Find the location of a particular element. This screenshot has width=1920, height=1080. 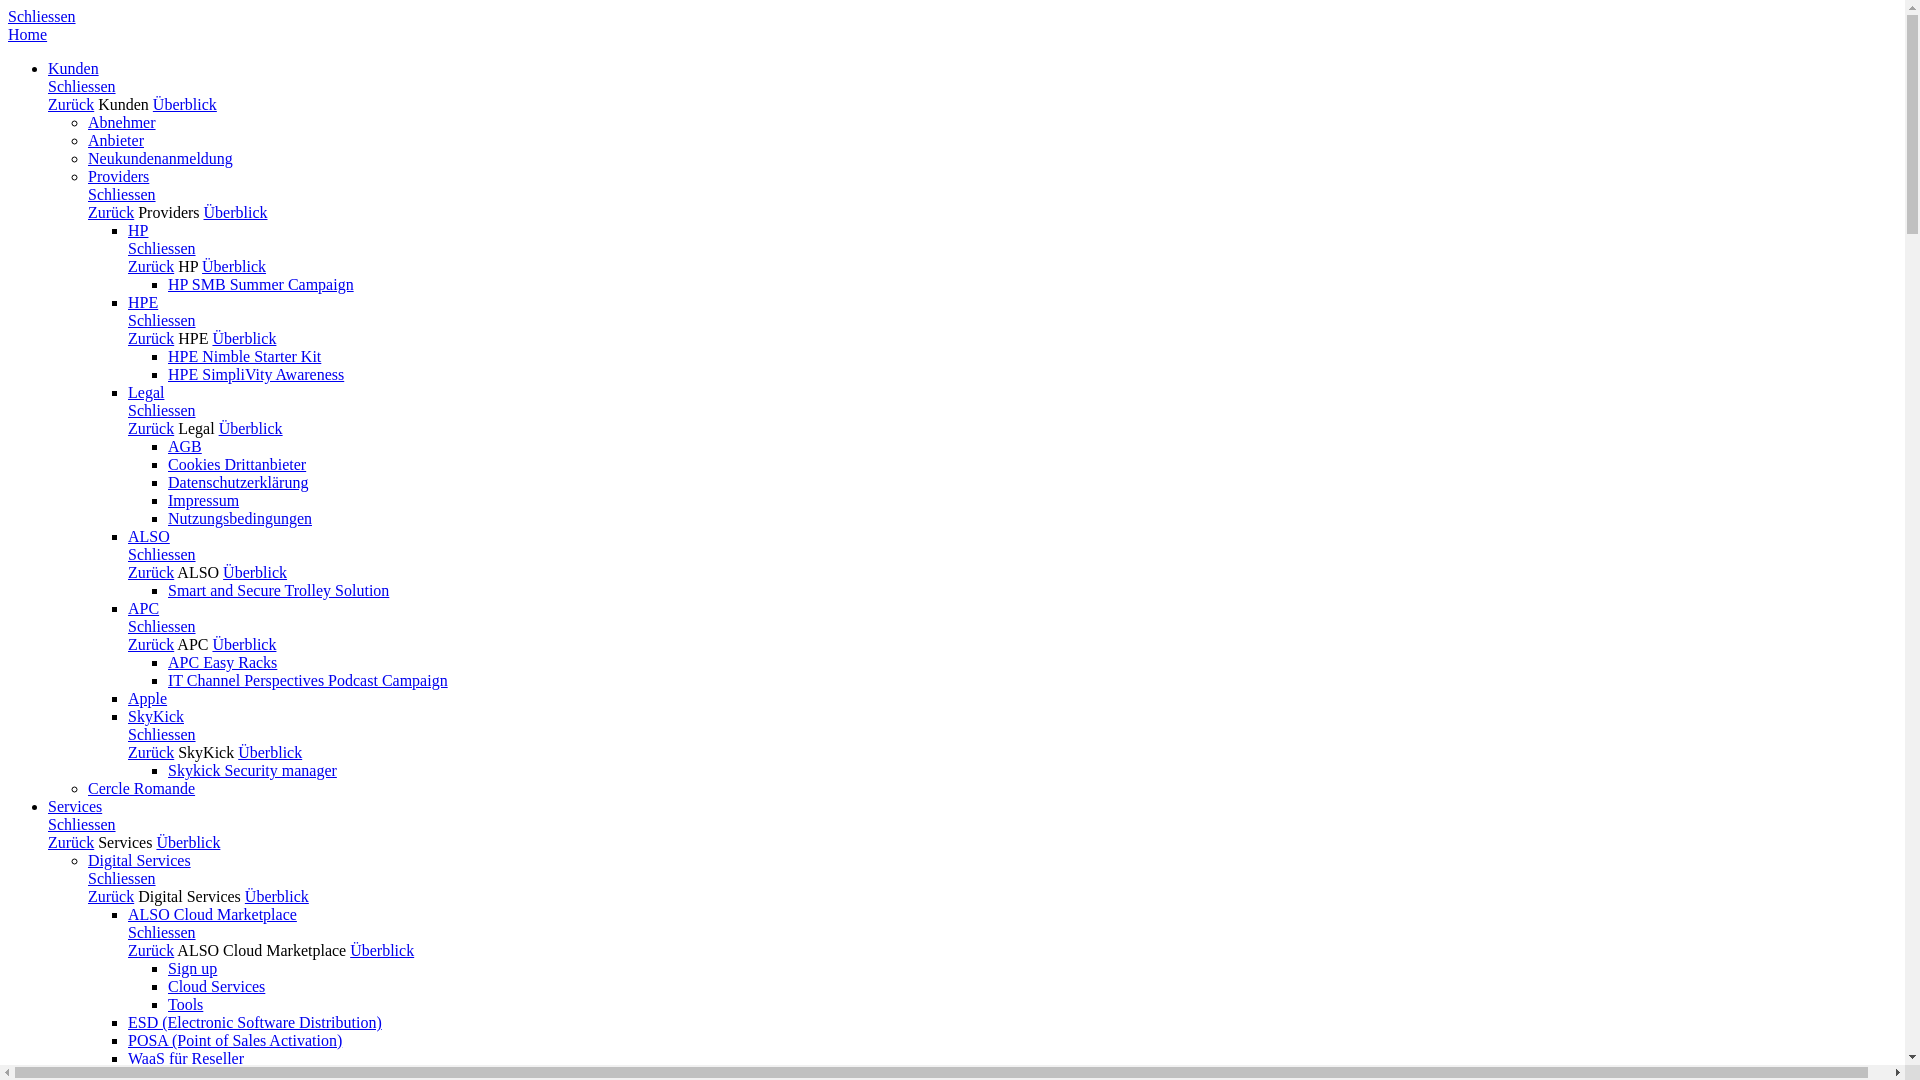

'AGB' is located at coordinates (168, 445).